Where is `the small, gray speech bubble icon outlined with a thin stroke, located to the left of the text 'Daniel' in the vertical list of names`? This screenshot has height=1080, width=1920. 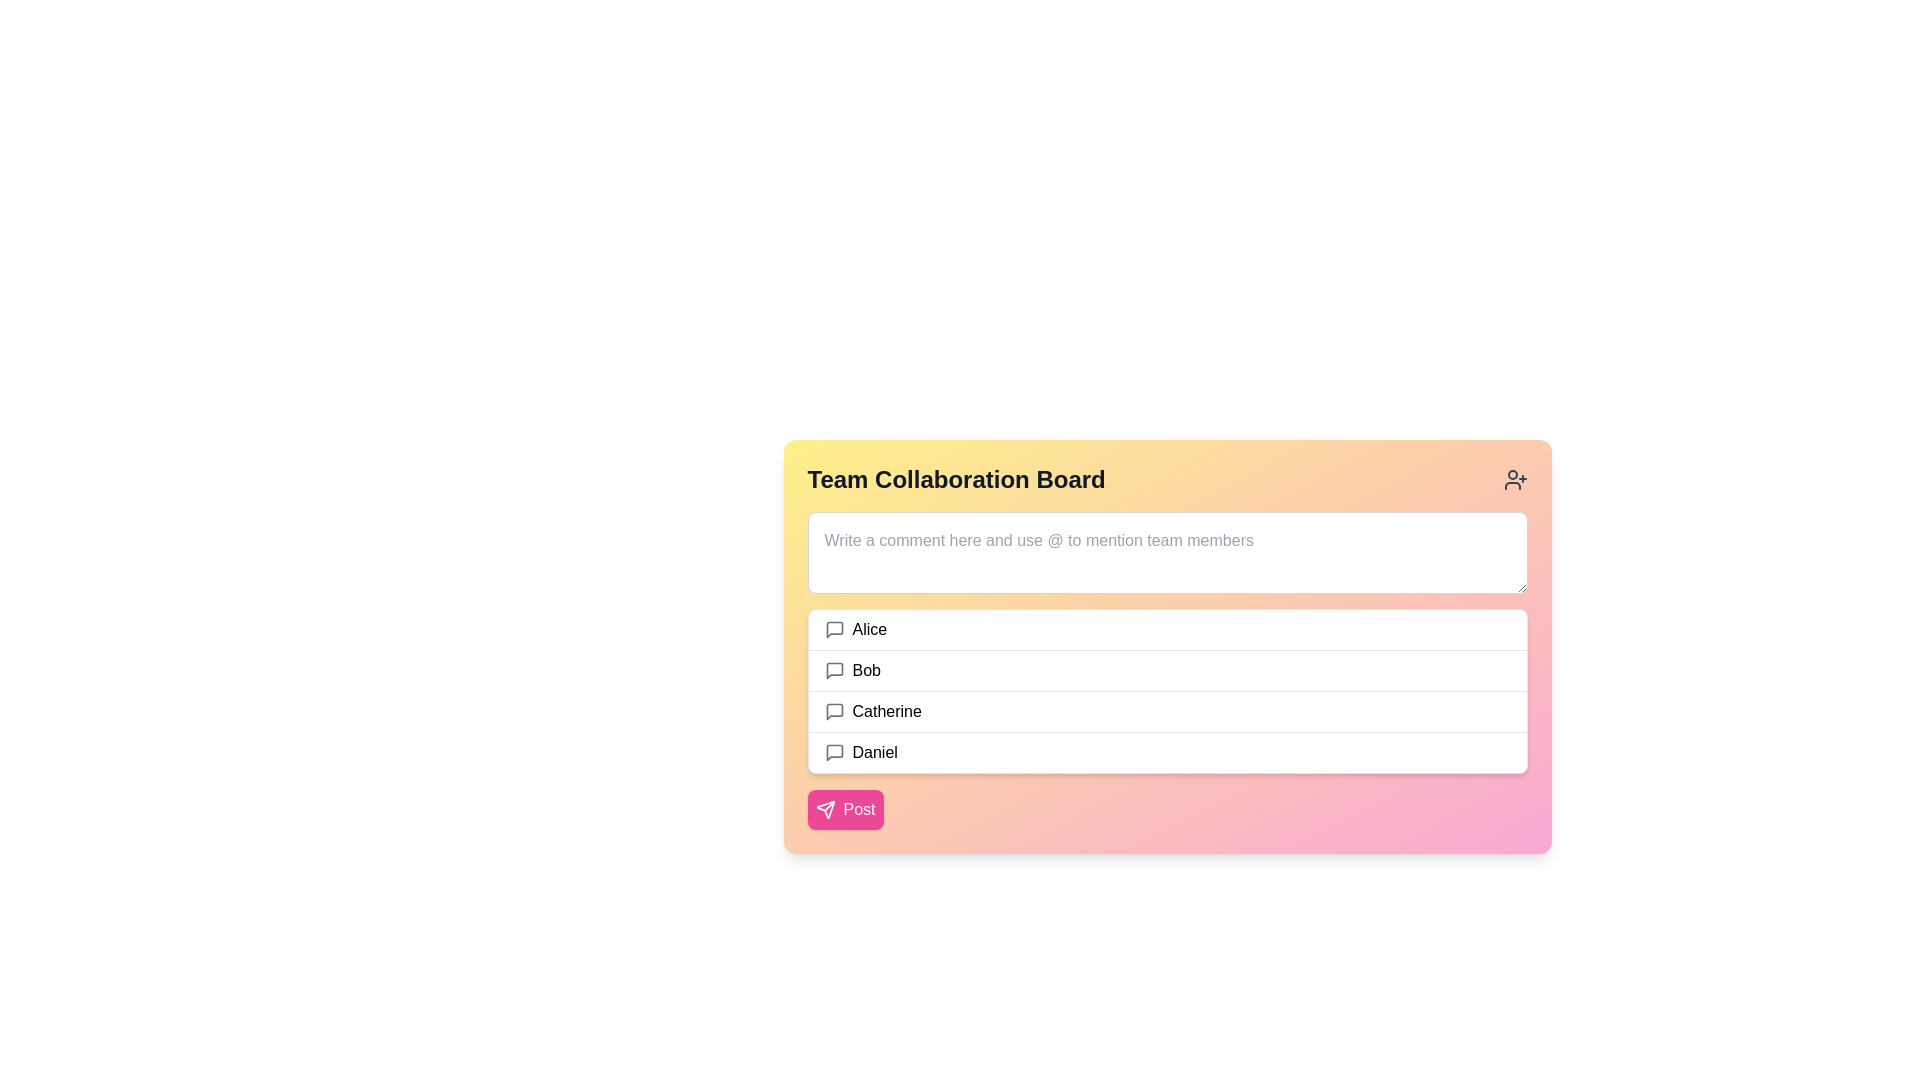 the small, gray speech bubble icon outlined with a thin stroke, located to the left of the text 'Daniel' in the vertical list of names is located at coordinates (834, 752).